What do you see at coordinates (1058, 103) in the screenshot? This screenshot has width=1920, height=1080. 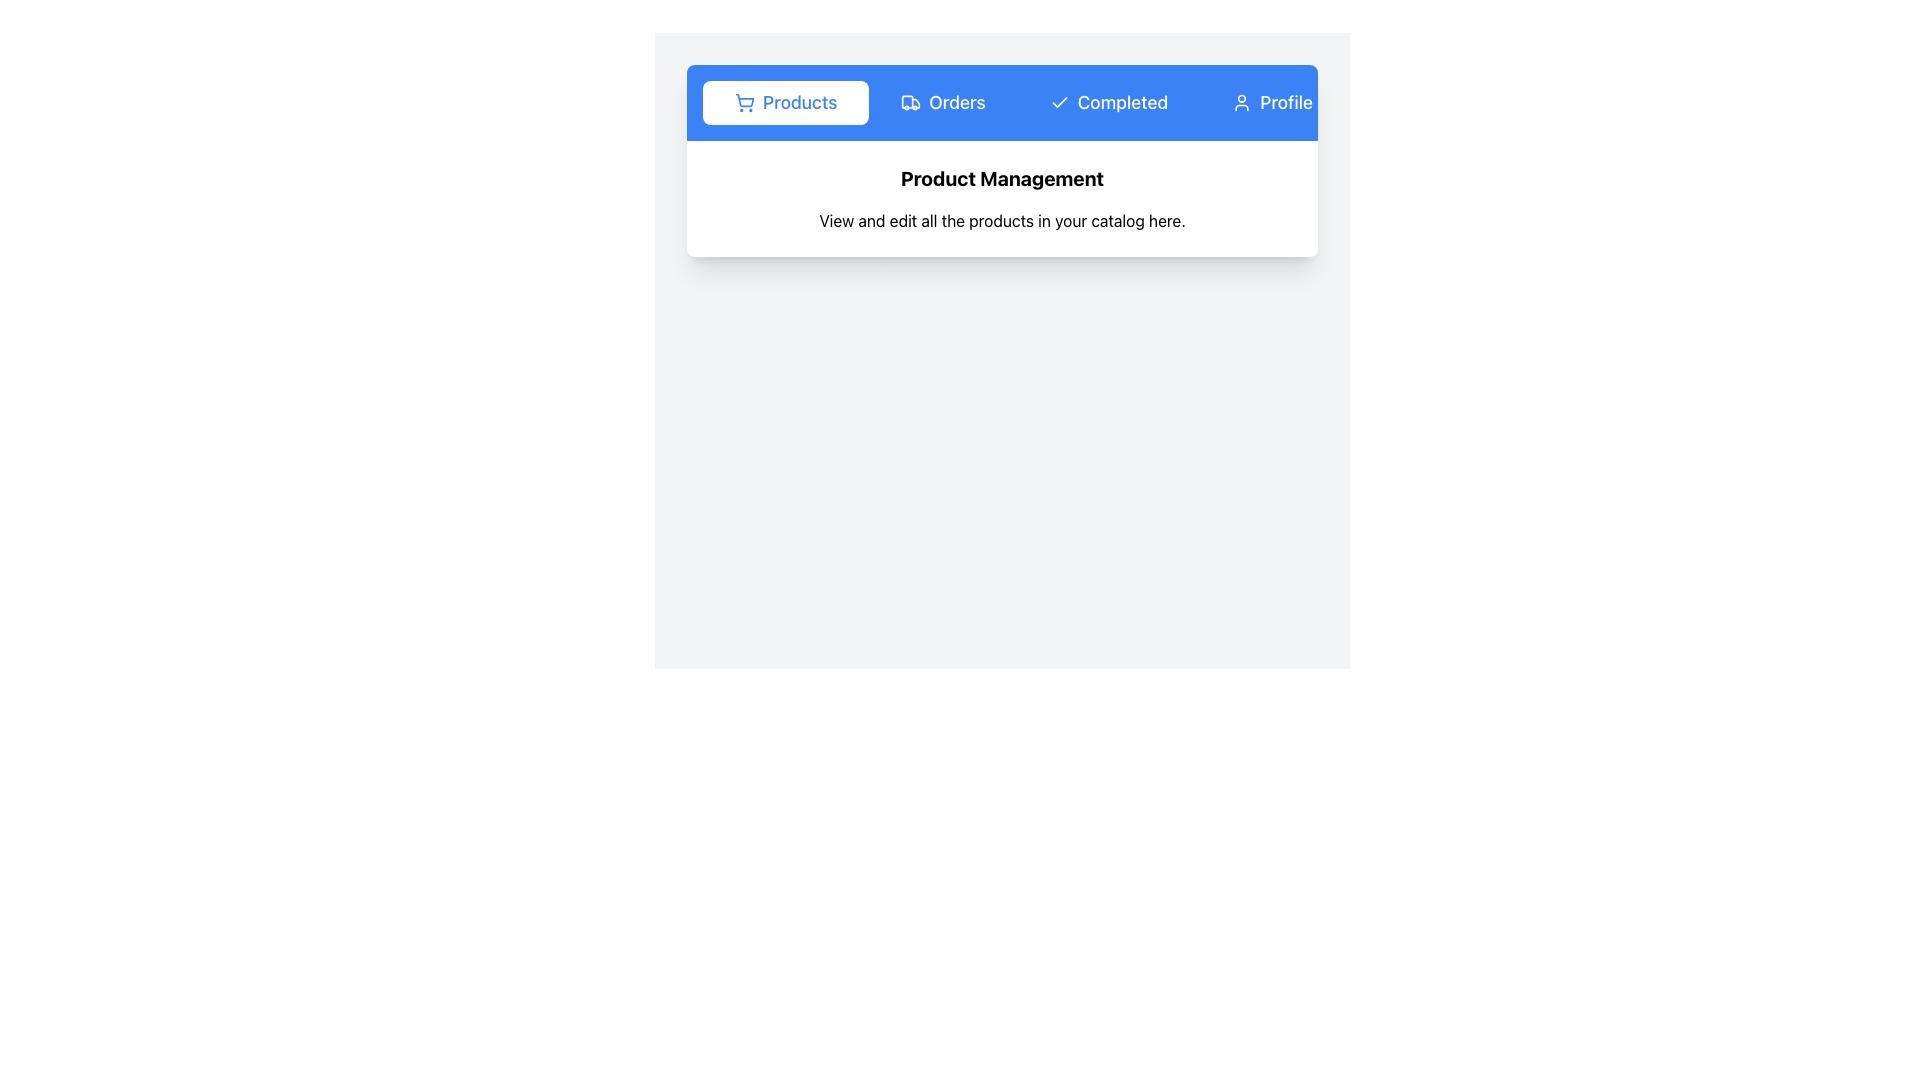 I see `the checkmark icon located in the navigation bar, which is positioned next to the 'Completed' label, to interact with the 'Completed' option` at bounding box center [1058, 103].